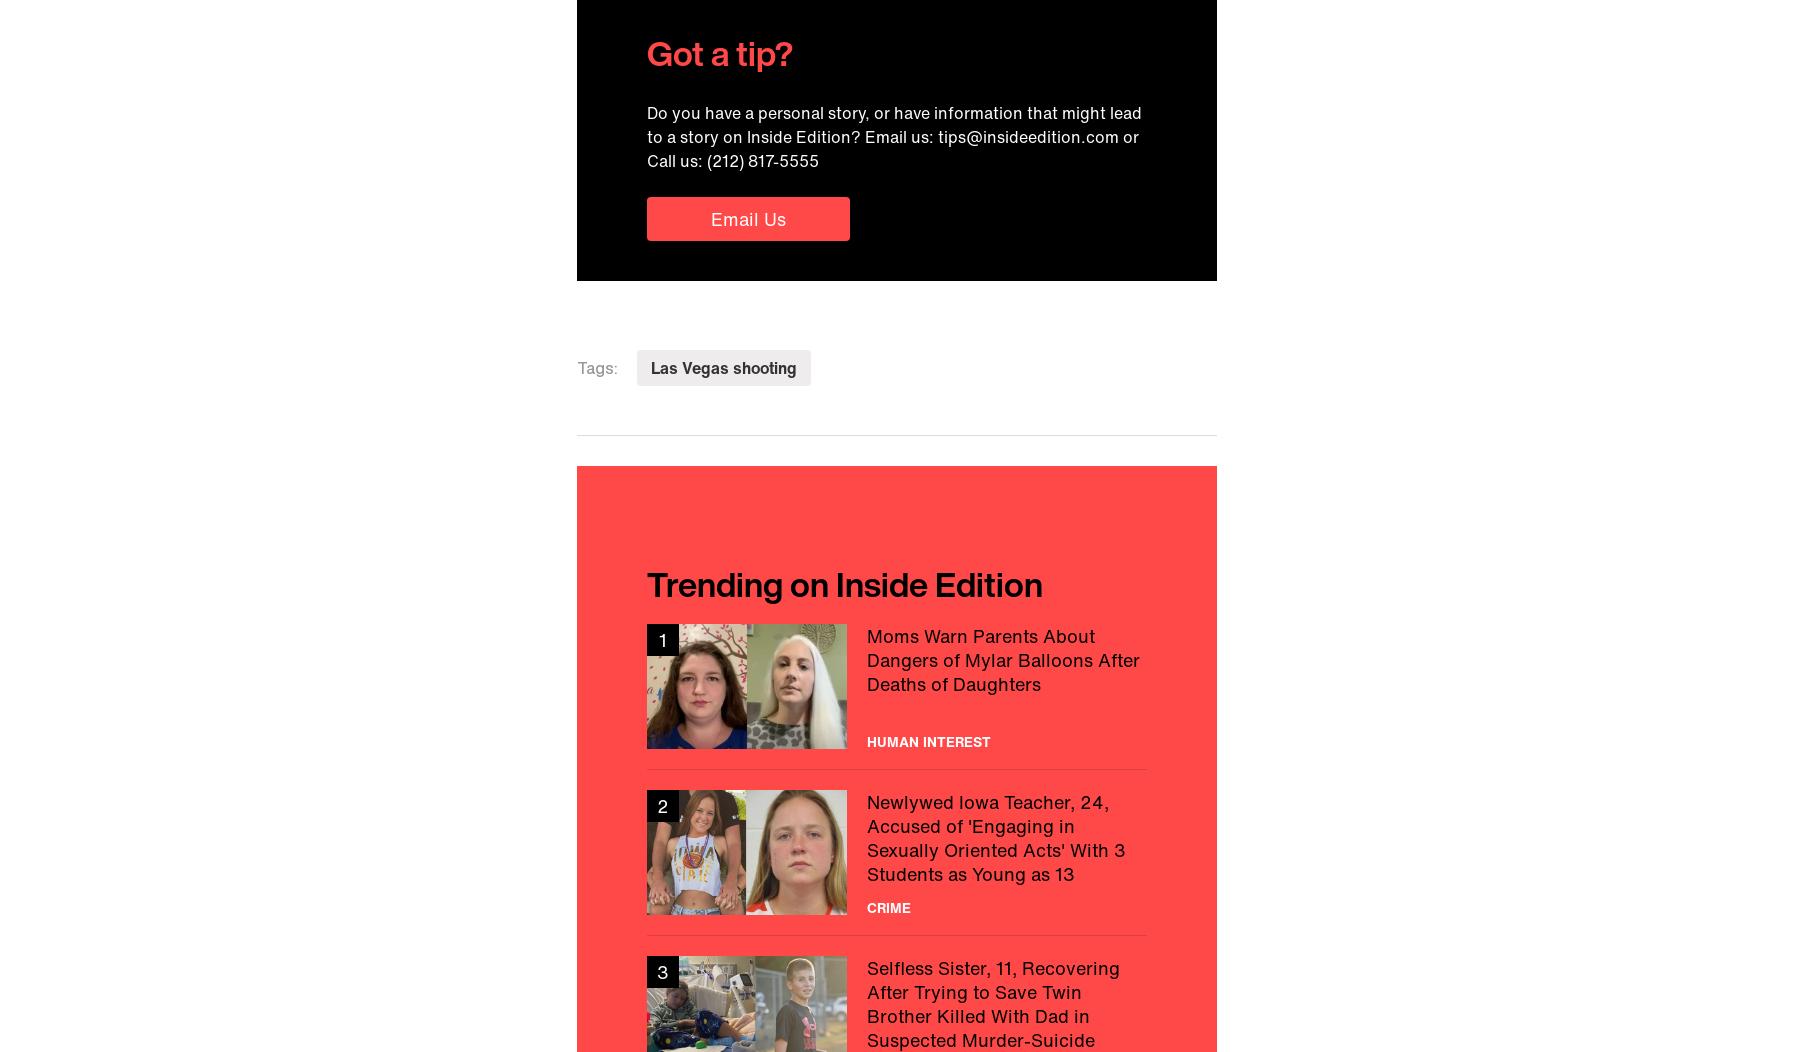 The image size is (1794, 1052). I want to click on 'Email Us', so click(748, 217).